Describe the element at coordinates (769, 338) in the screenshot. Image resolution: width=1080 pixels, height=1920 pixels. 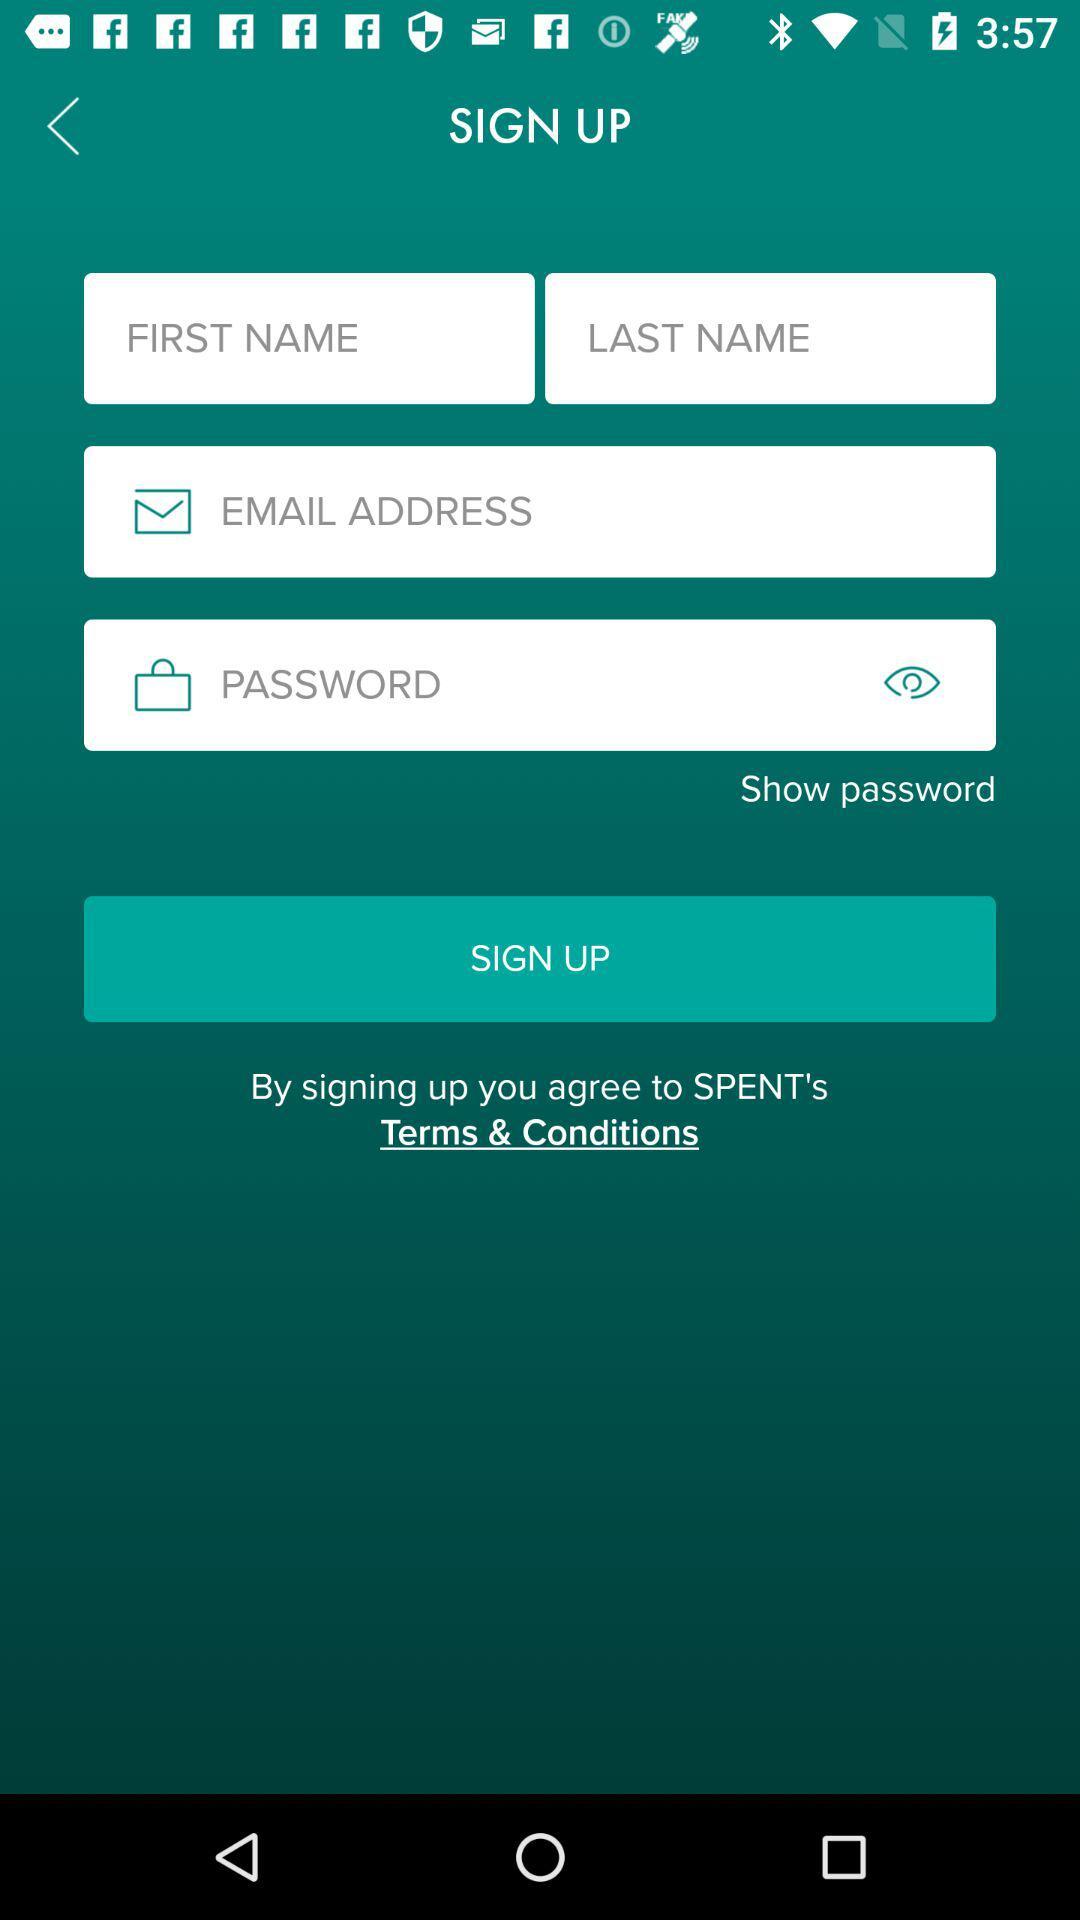
I see `last name` at that location.